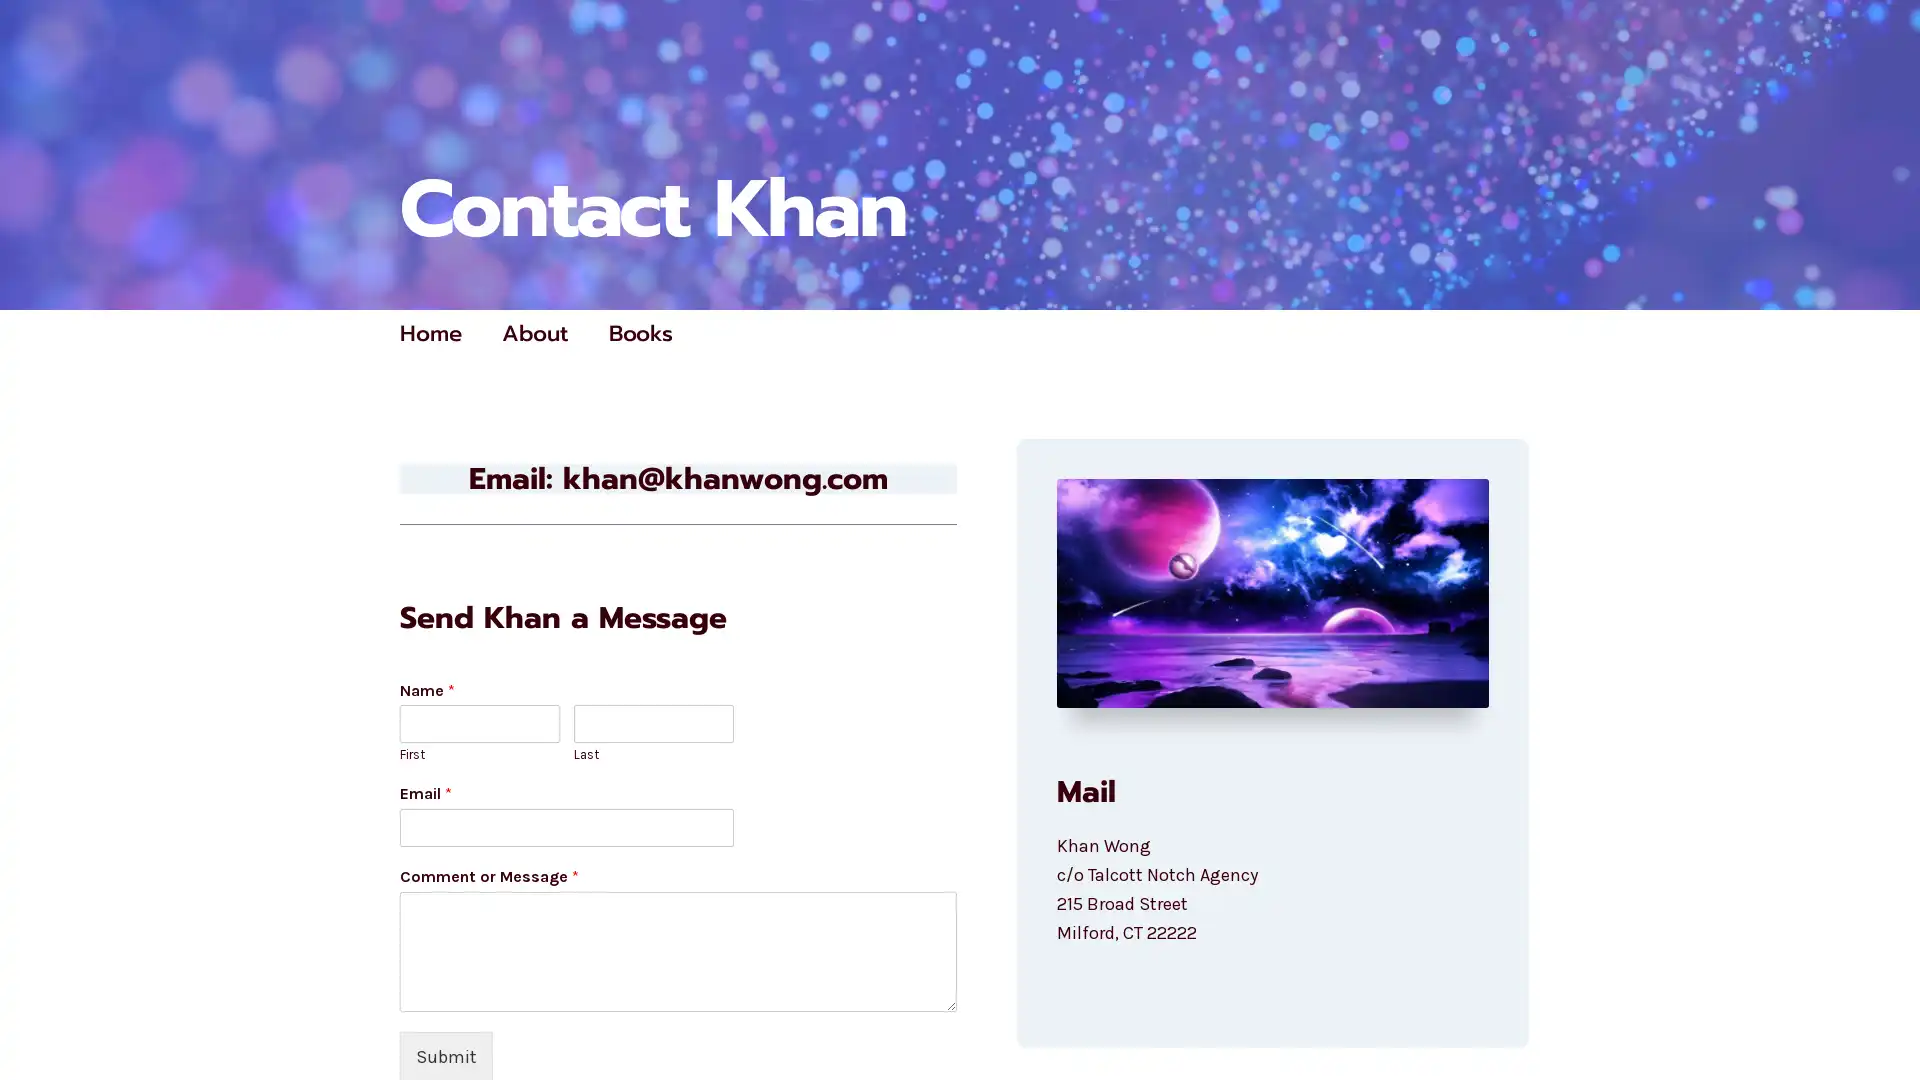  I want to click on Scroll to top, so click(1881, 1012).